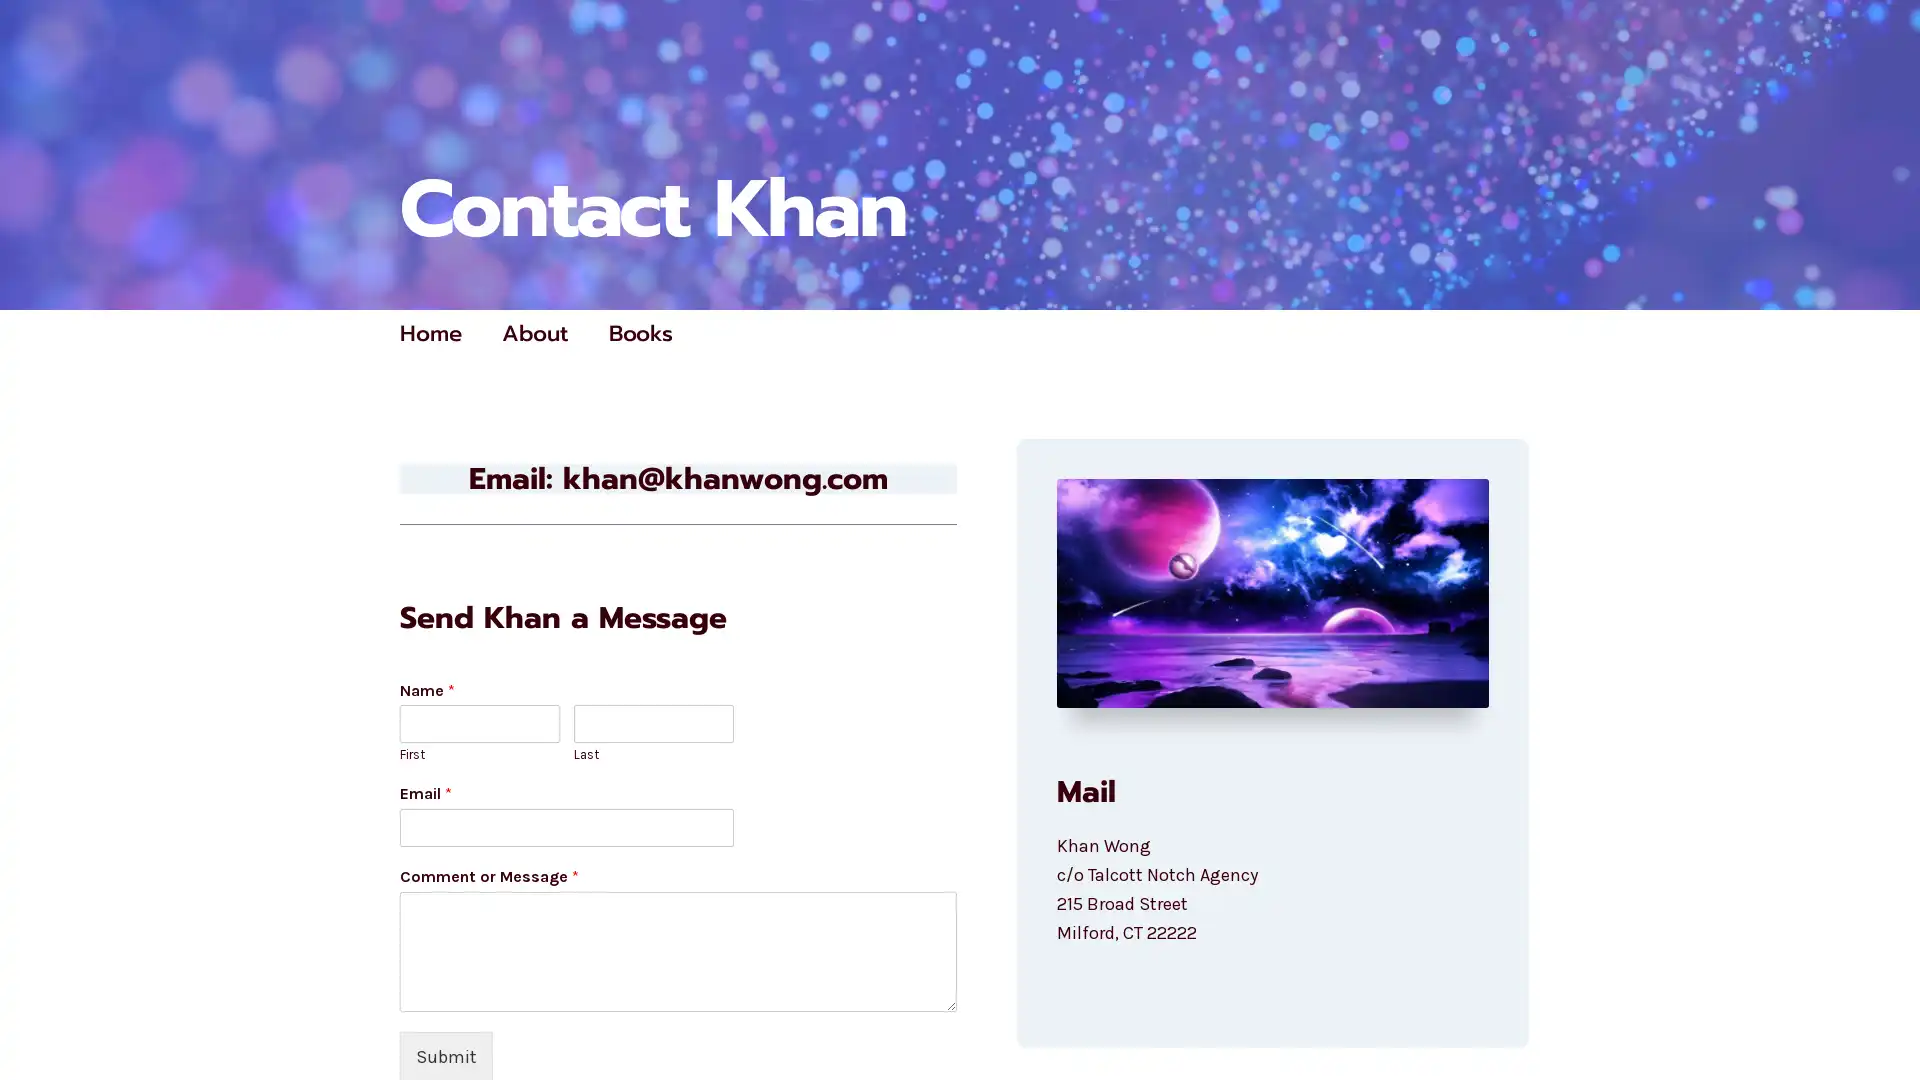  I want to click on Scroll to top, so click(1881, 1012).